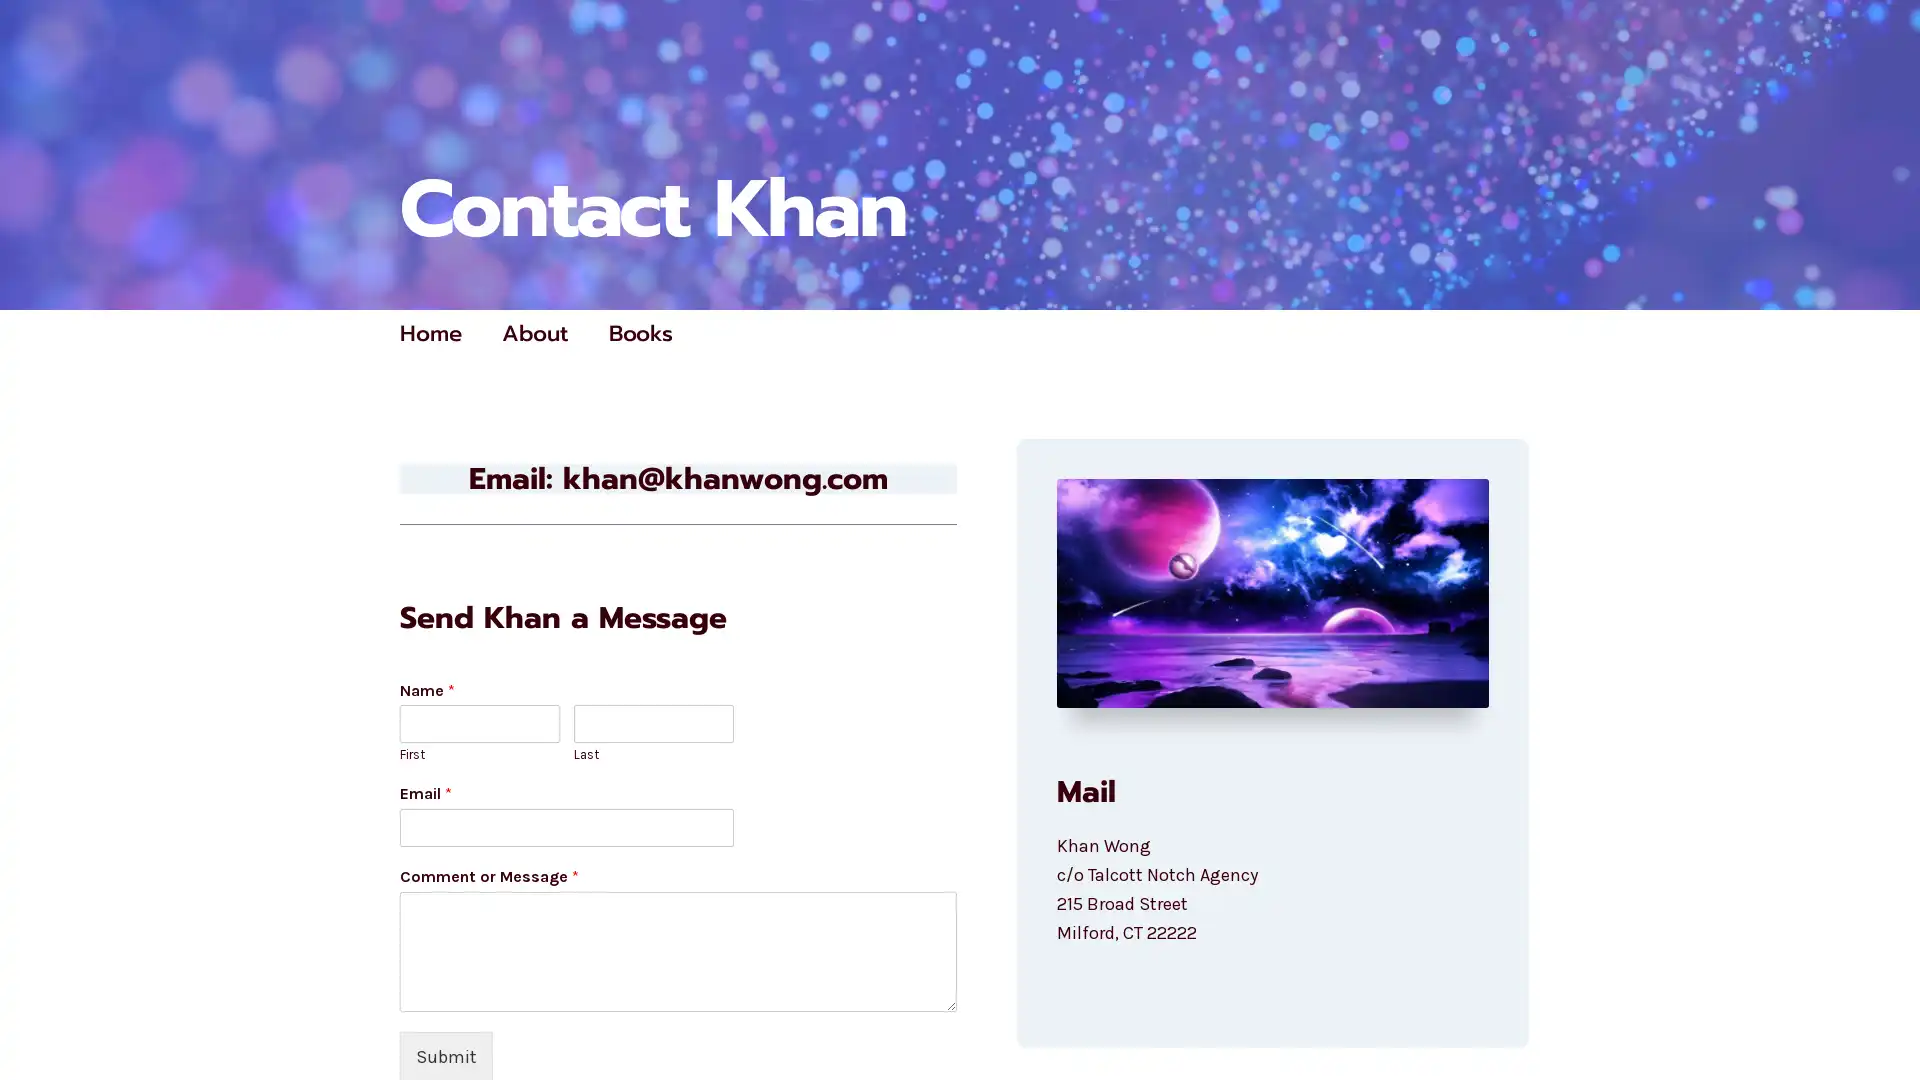  I want to click on Scroll to top, so click(1881, 1012).